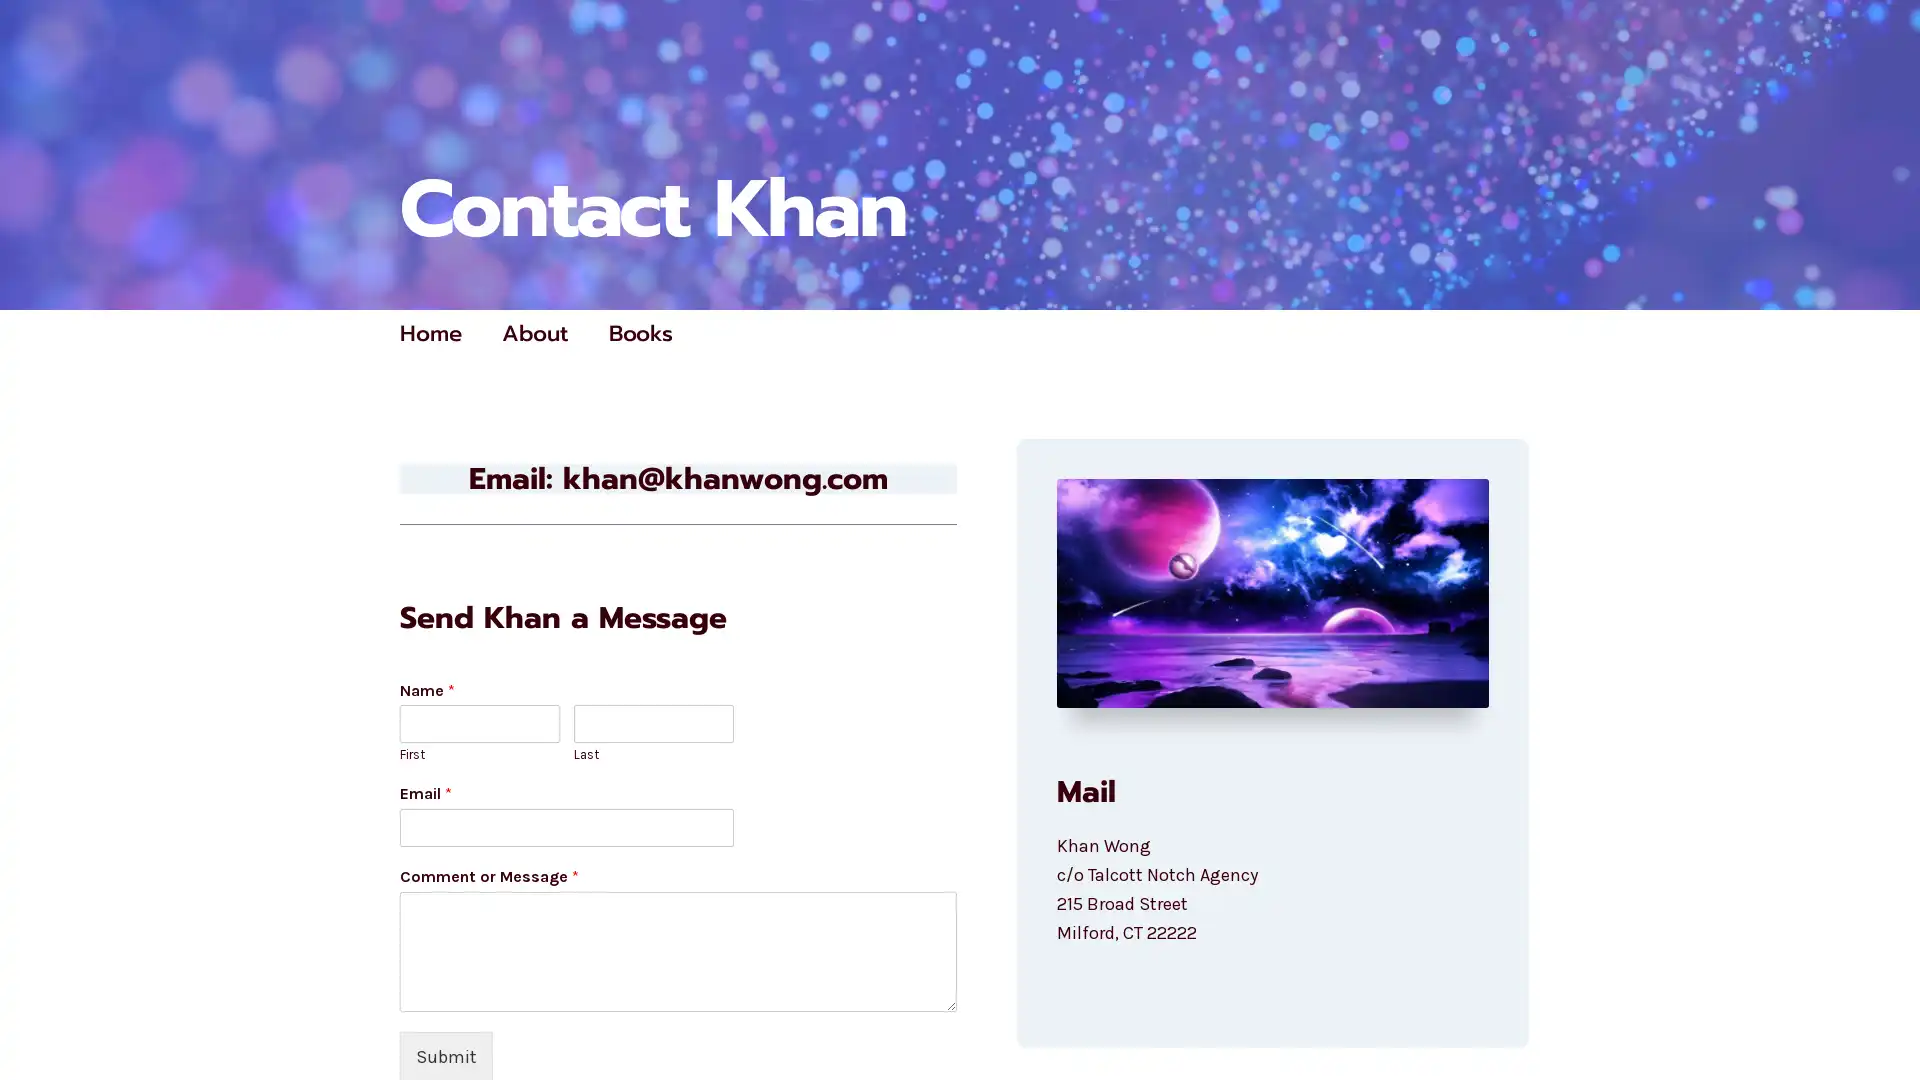  I want to click on Scroll to top, so click(1881, 1012).